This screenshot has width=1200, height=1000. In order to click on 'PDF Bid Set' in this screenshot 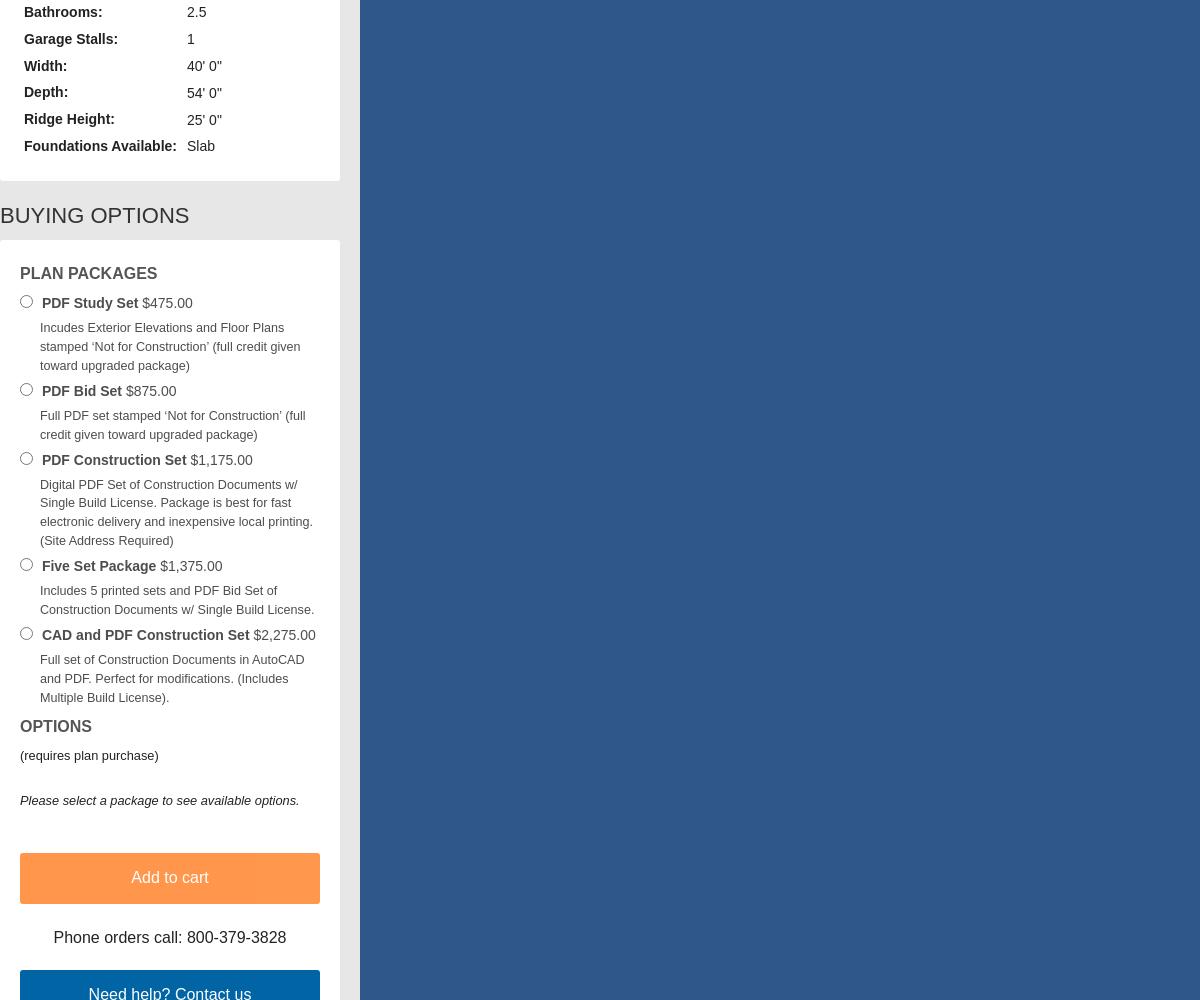, I will do `click(81, 390)`.